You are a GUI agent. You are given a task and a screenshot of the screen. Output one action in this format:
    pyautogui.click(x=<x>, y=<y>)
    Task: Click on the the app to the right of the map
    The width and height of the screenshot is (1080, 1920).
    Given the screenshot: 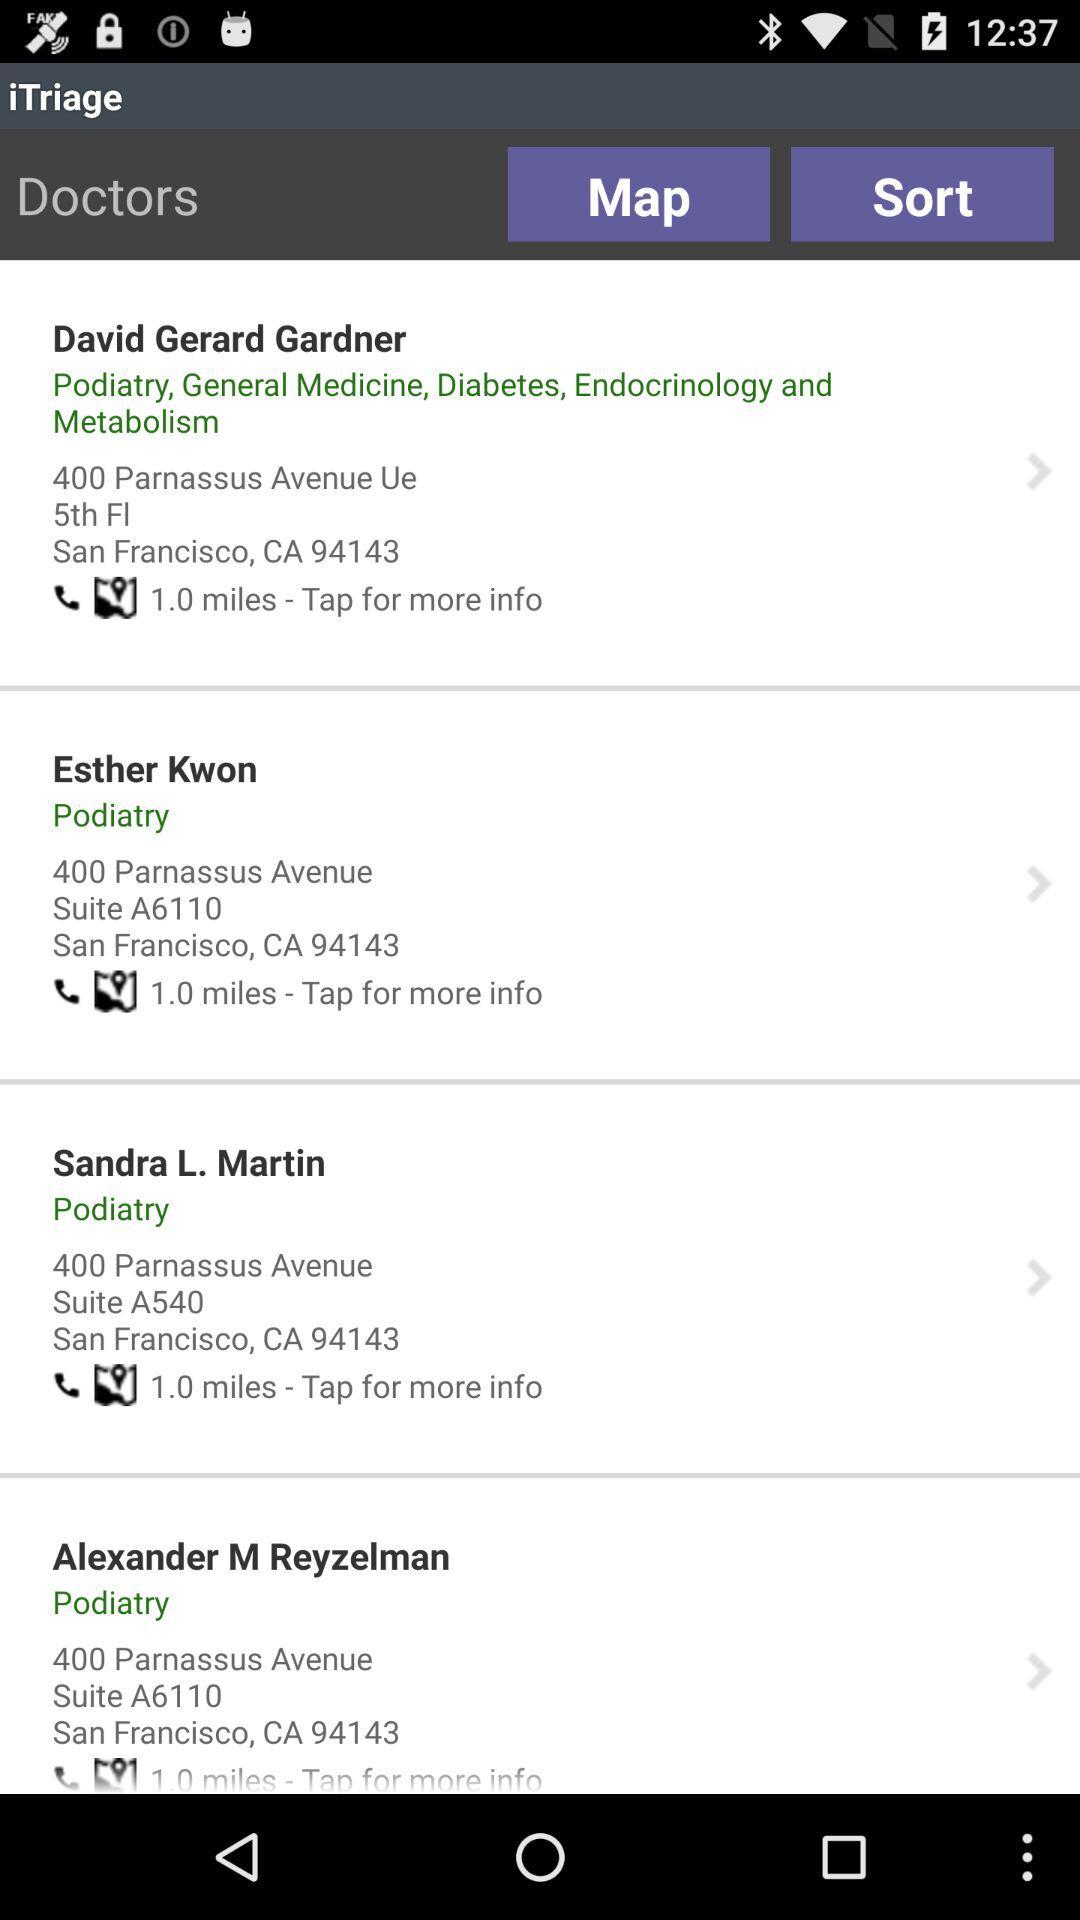 What is the action you would take?
    pyautogui.click(x=922, y=194)
    